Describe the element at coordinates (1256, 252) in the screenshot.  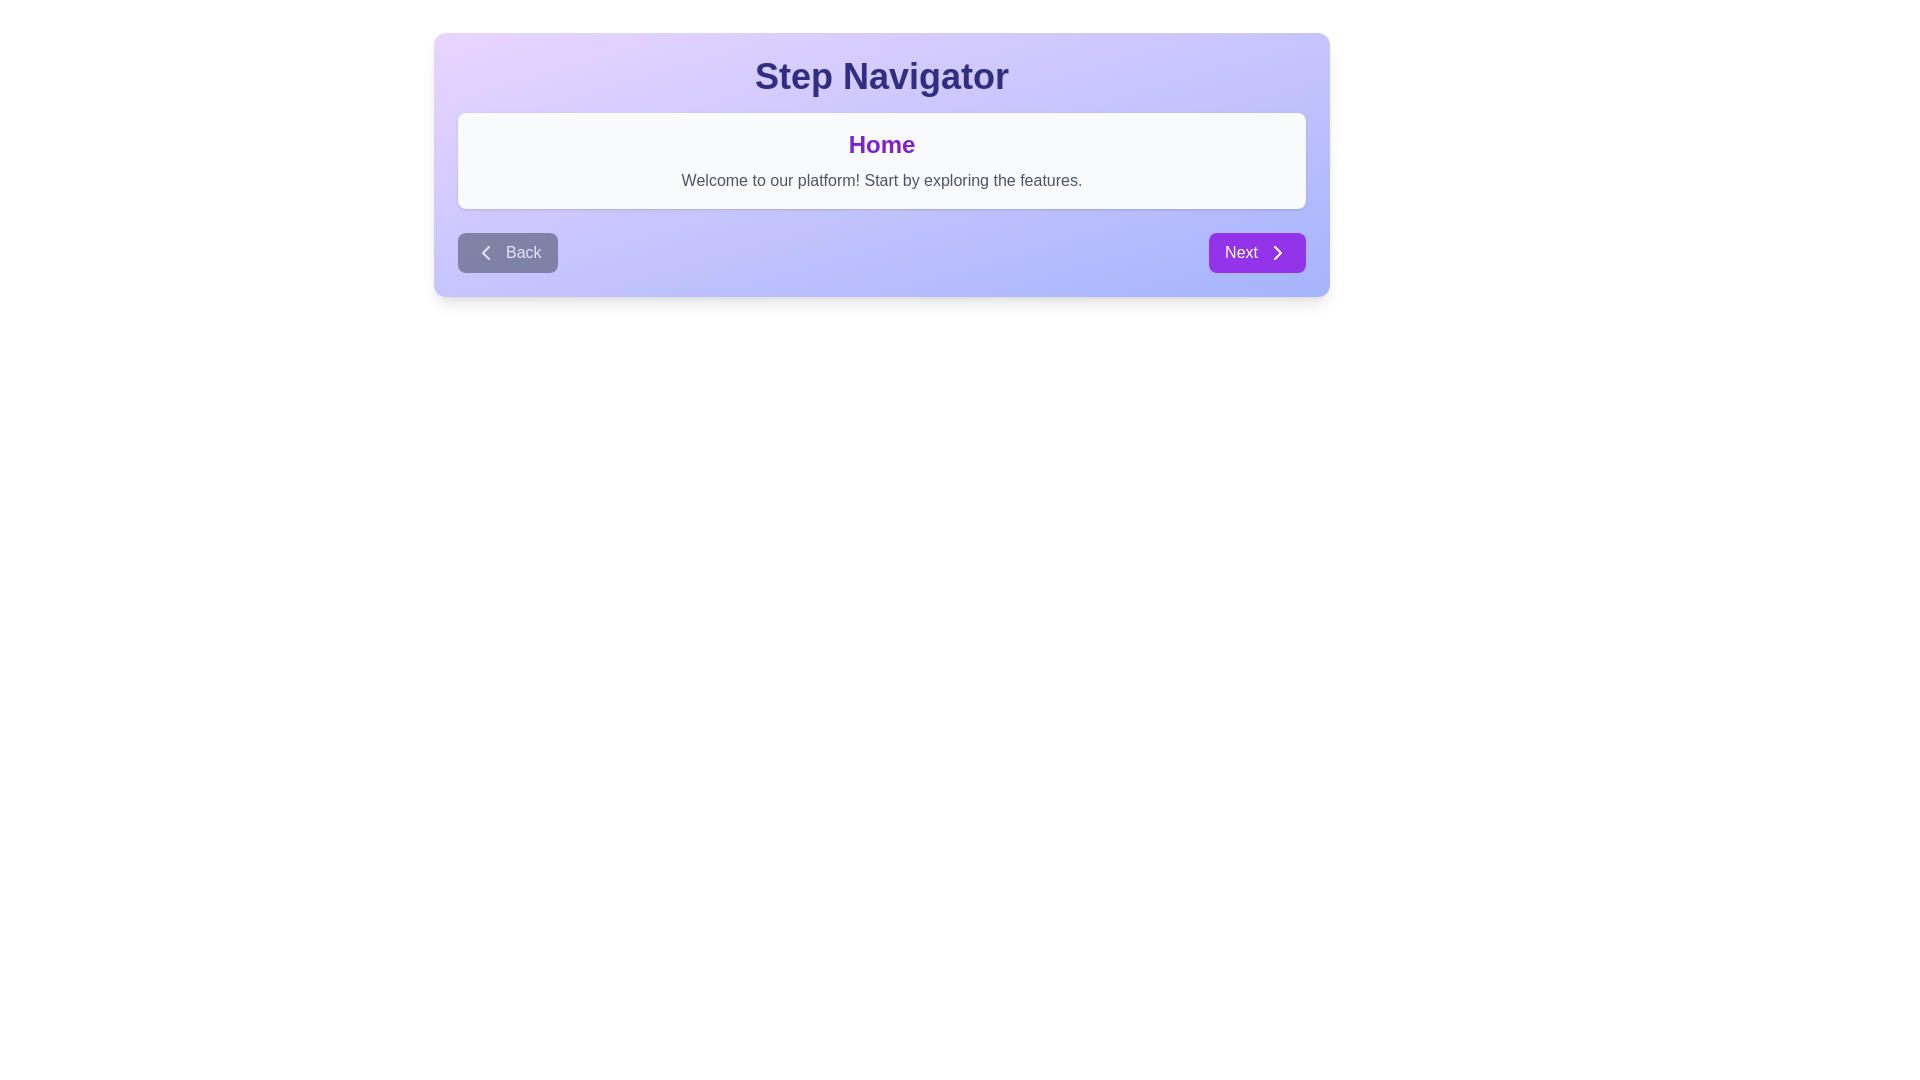
I see `the rightmost button in the bottom-right section of the main navigation control area` at that location.